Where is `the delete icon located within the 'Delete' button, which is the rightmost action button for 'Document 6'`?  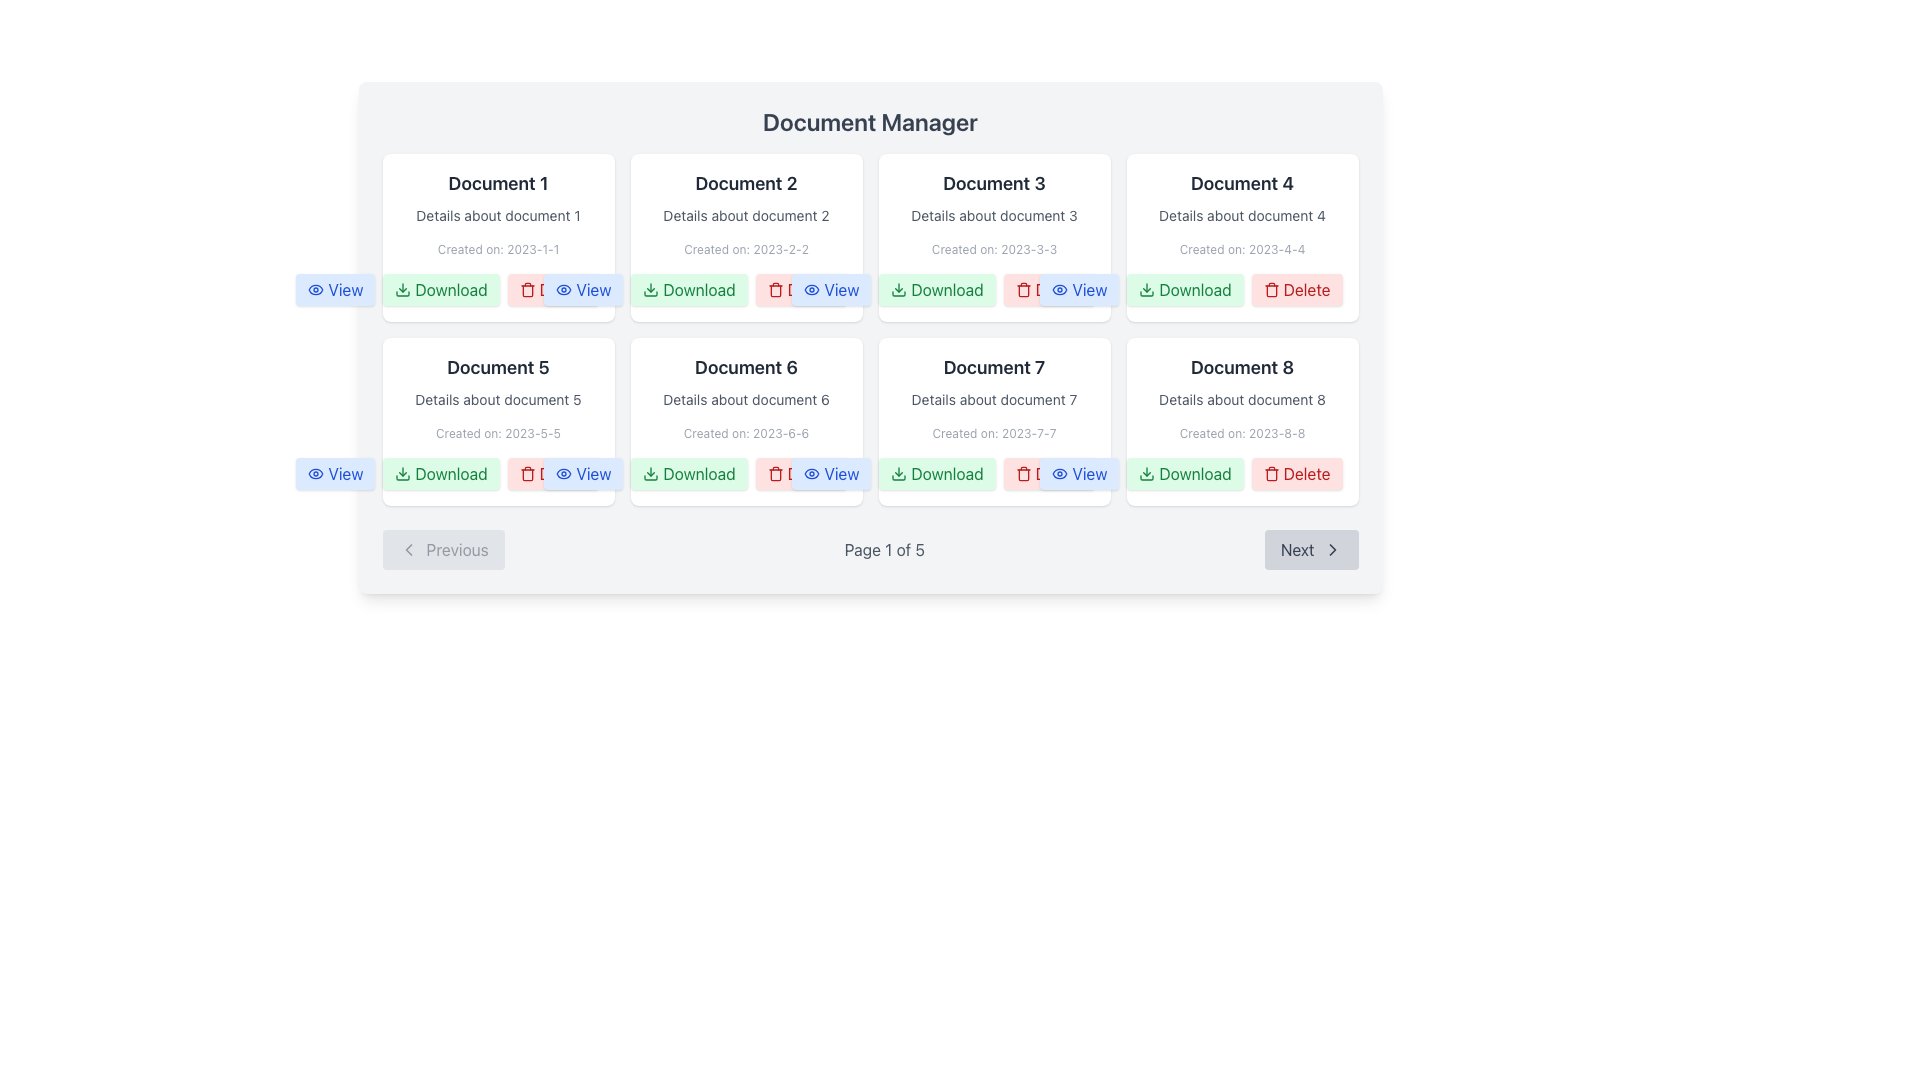 the delete icon located within the 'Delete' button, which is the rightmost action button for 'Document 6' is located at coordinates (774, 474).